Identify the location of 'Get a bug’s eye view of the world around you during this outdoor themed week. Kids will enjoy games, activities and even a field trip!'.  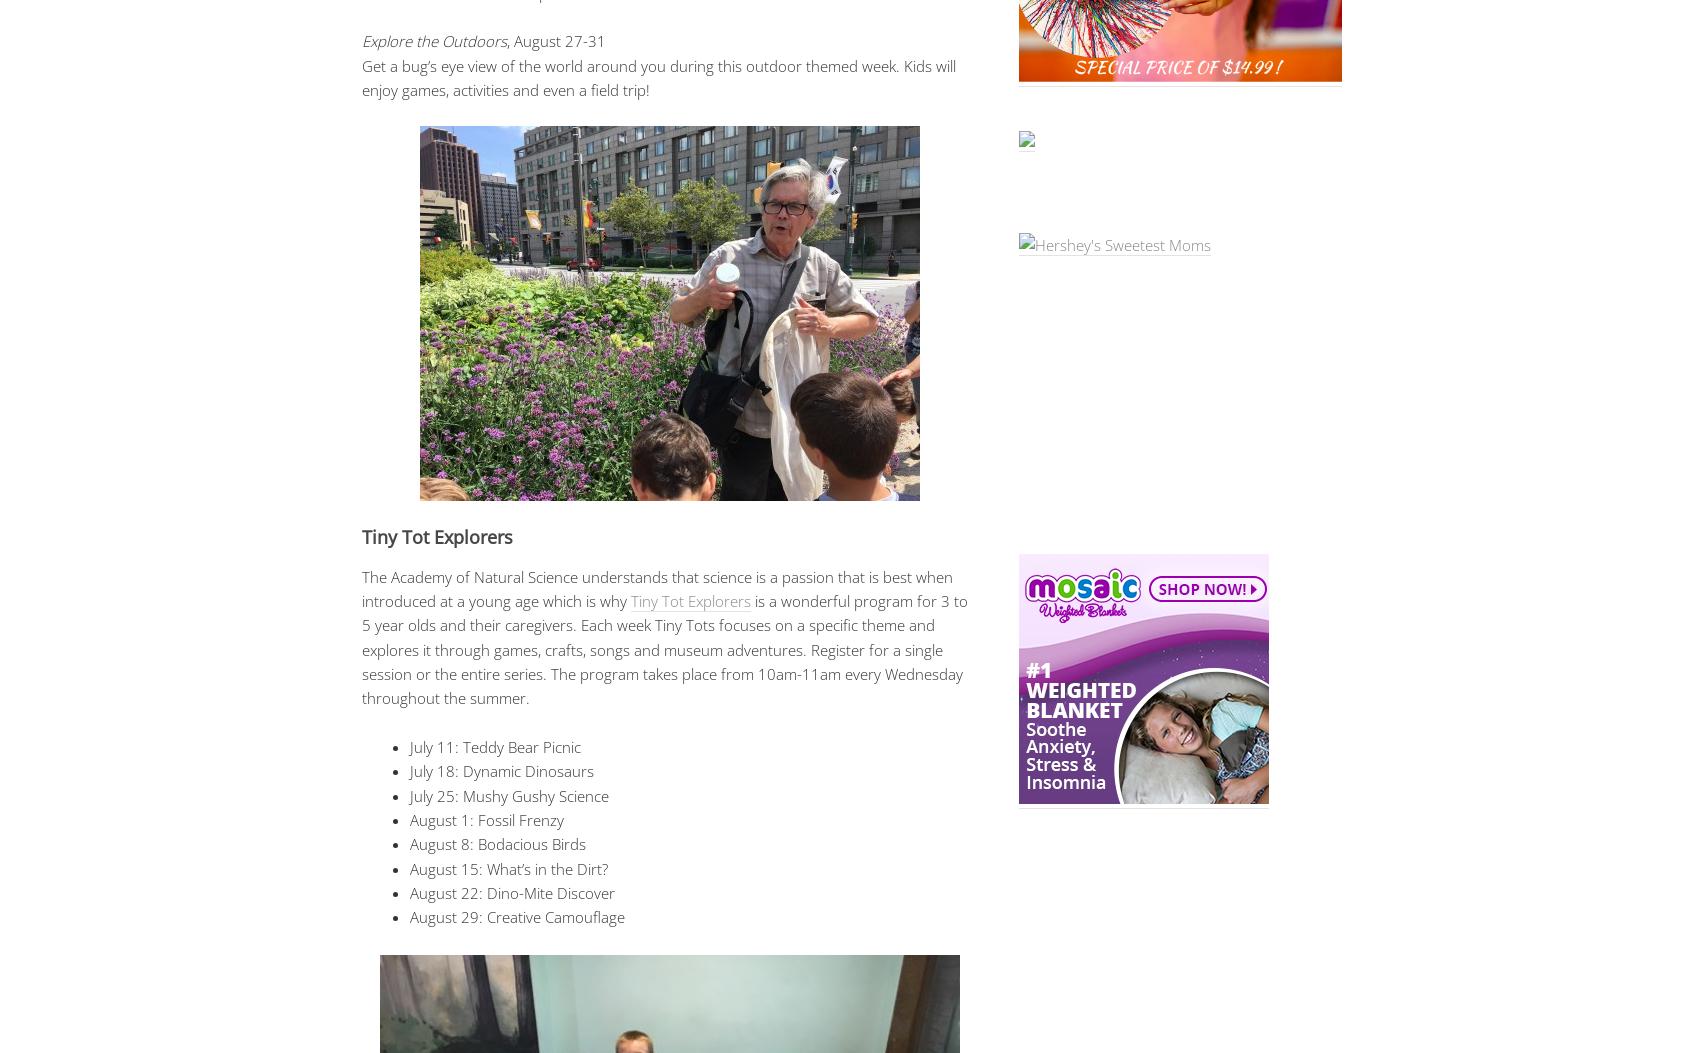
(657, 75).